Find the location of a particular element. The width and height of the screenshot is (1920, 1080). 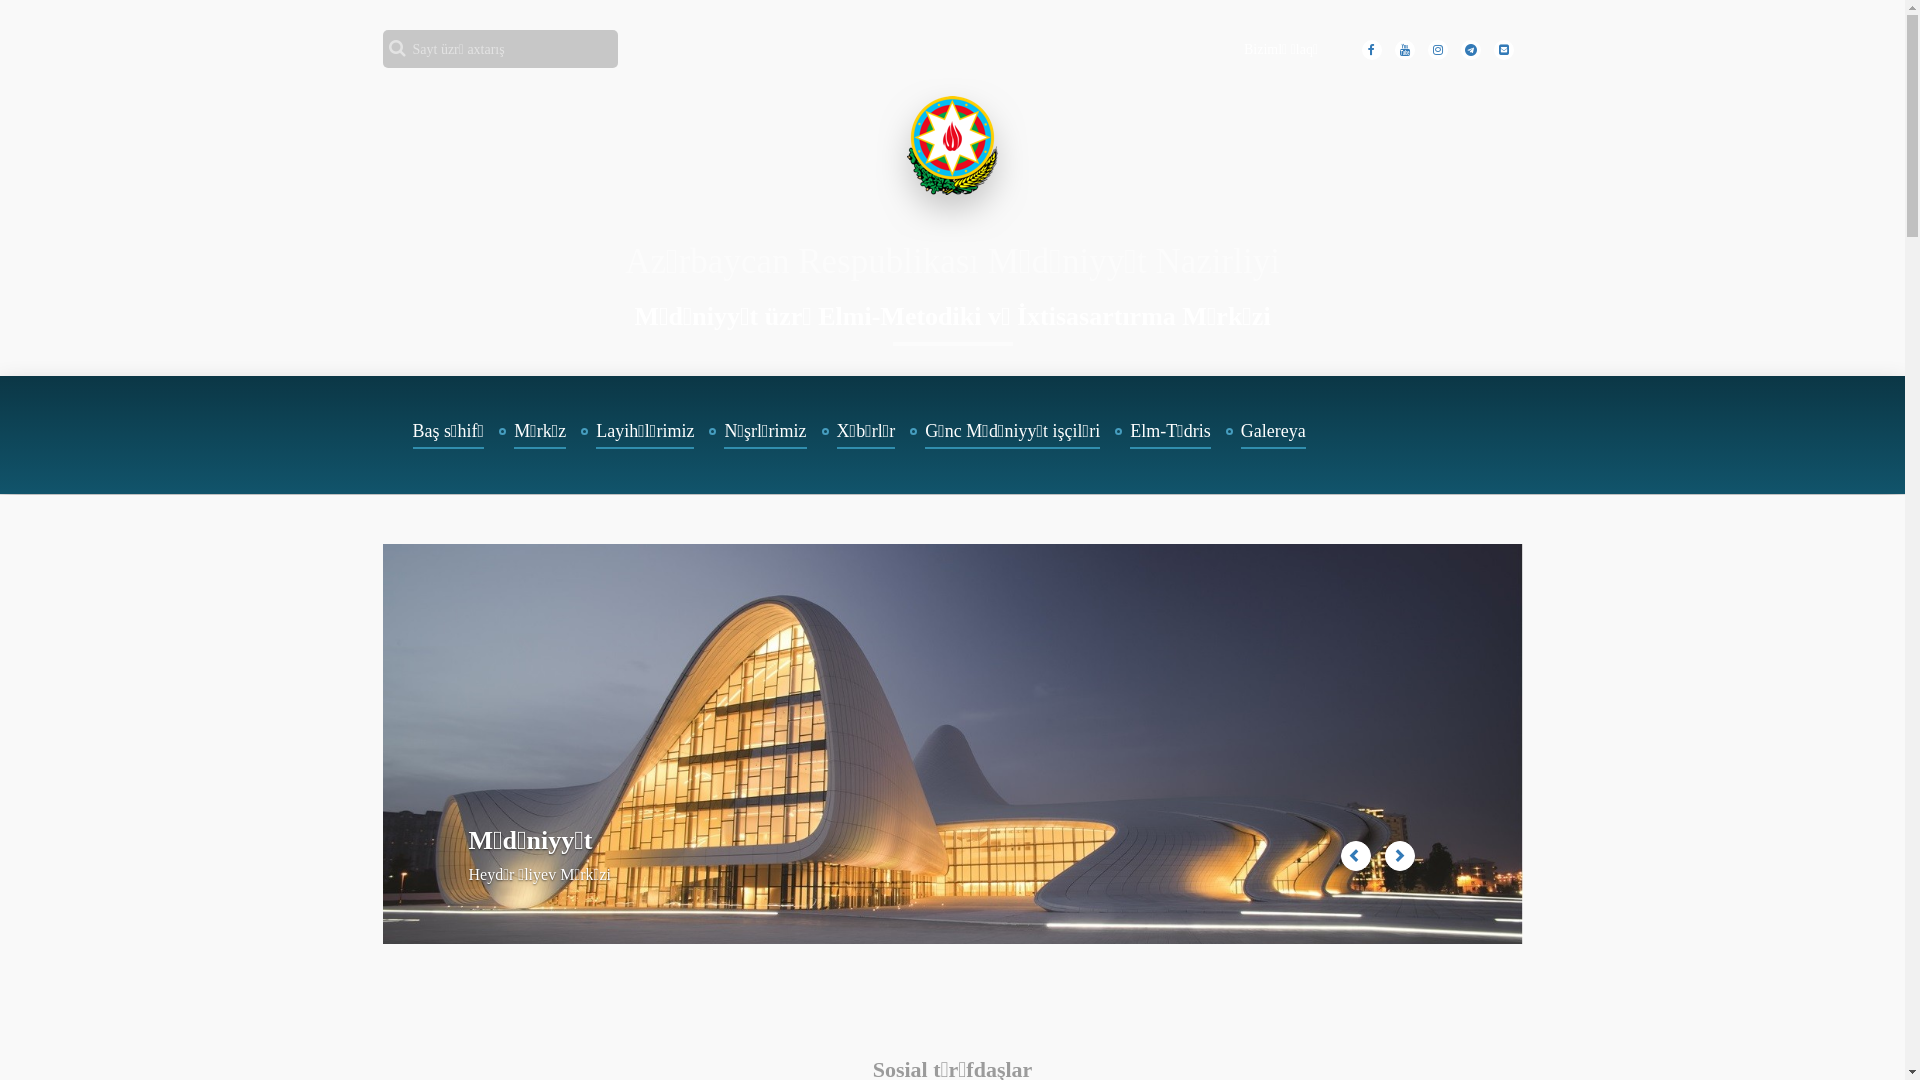

'Galereya' is located at coordinates (1272, 434).